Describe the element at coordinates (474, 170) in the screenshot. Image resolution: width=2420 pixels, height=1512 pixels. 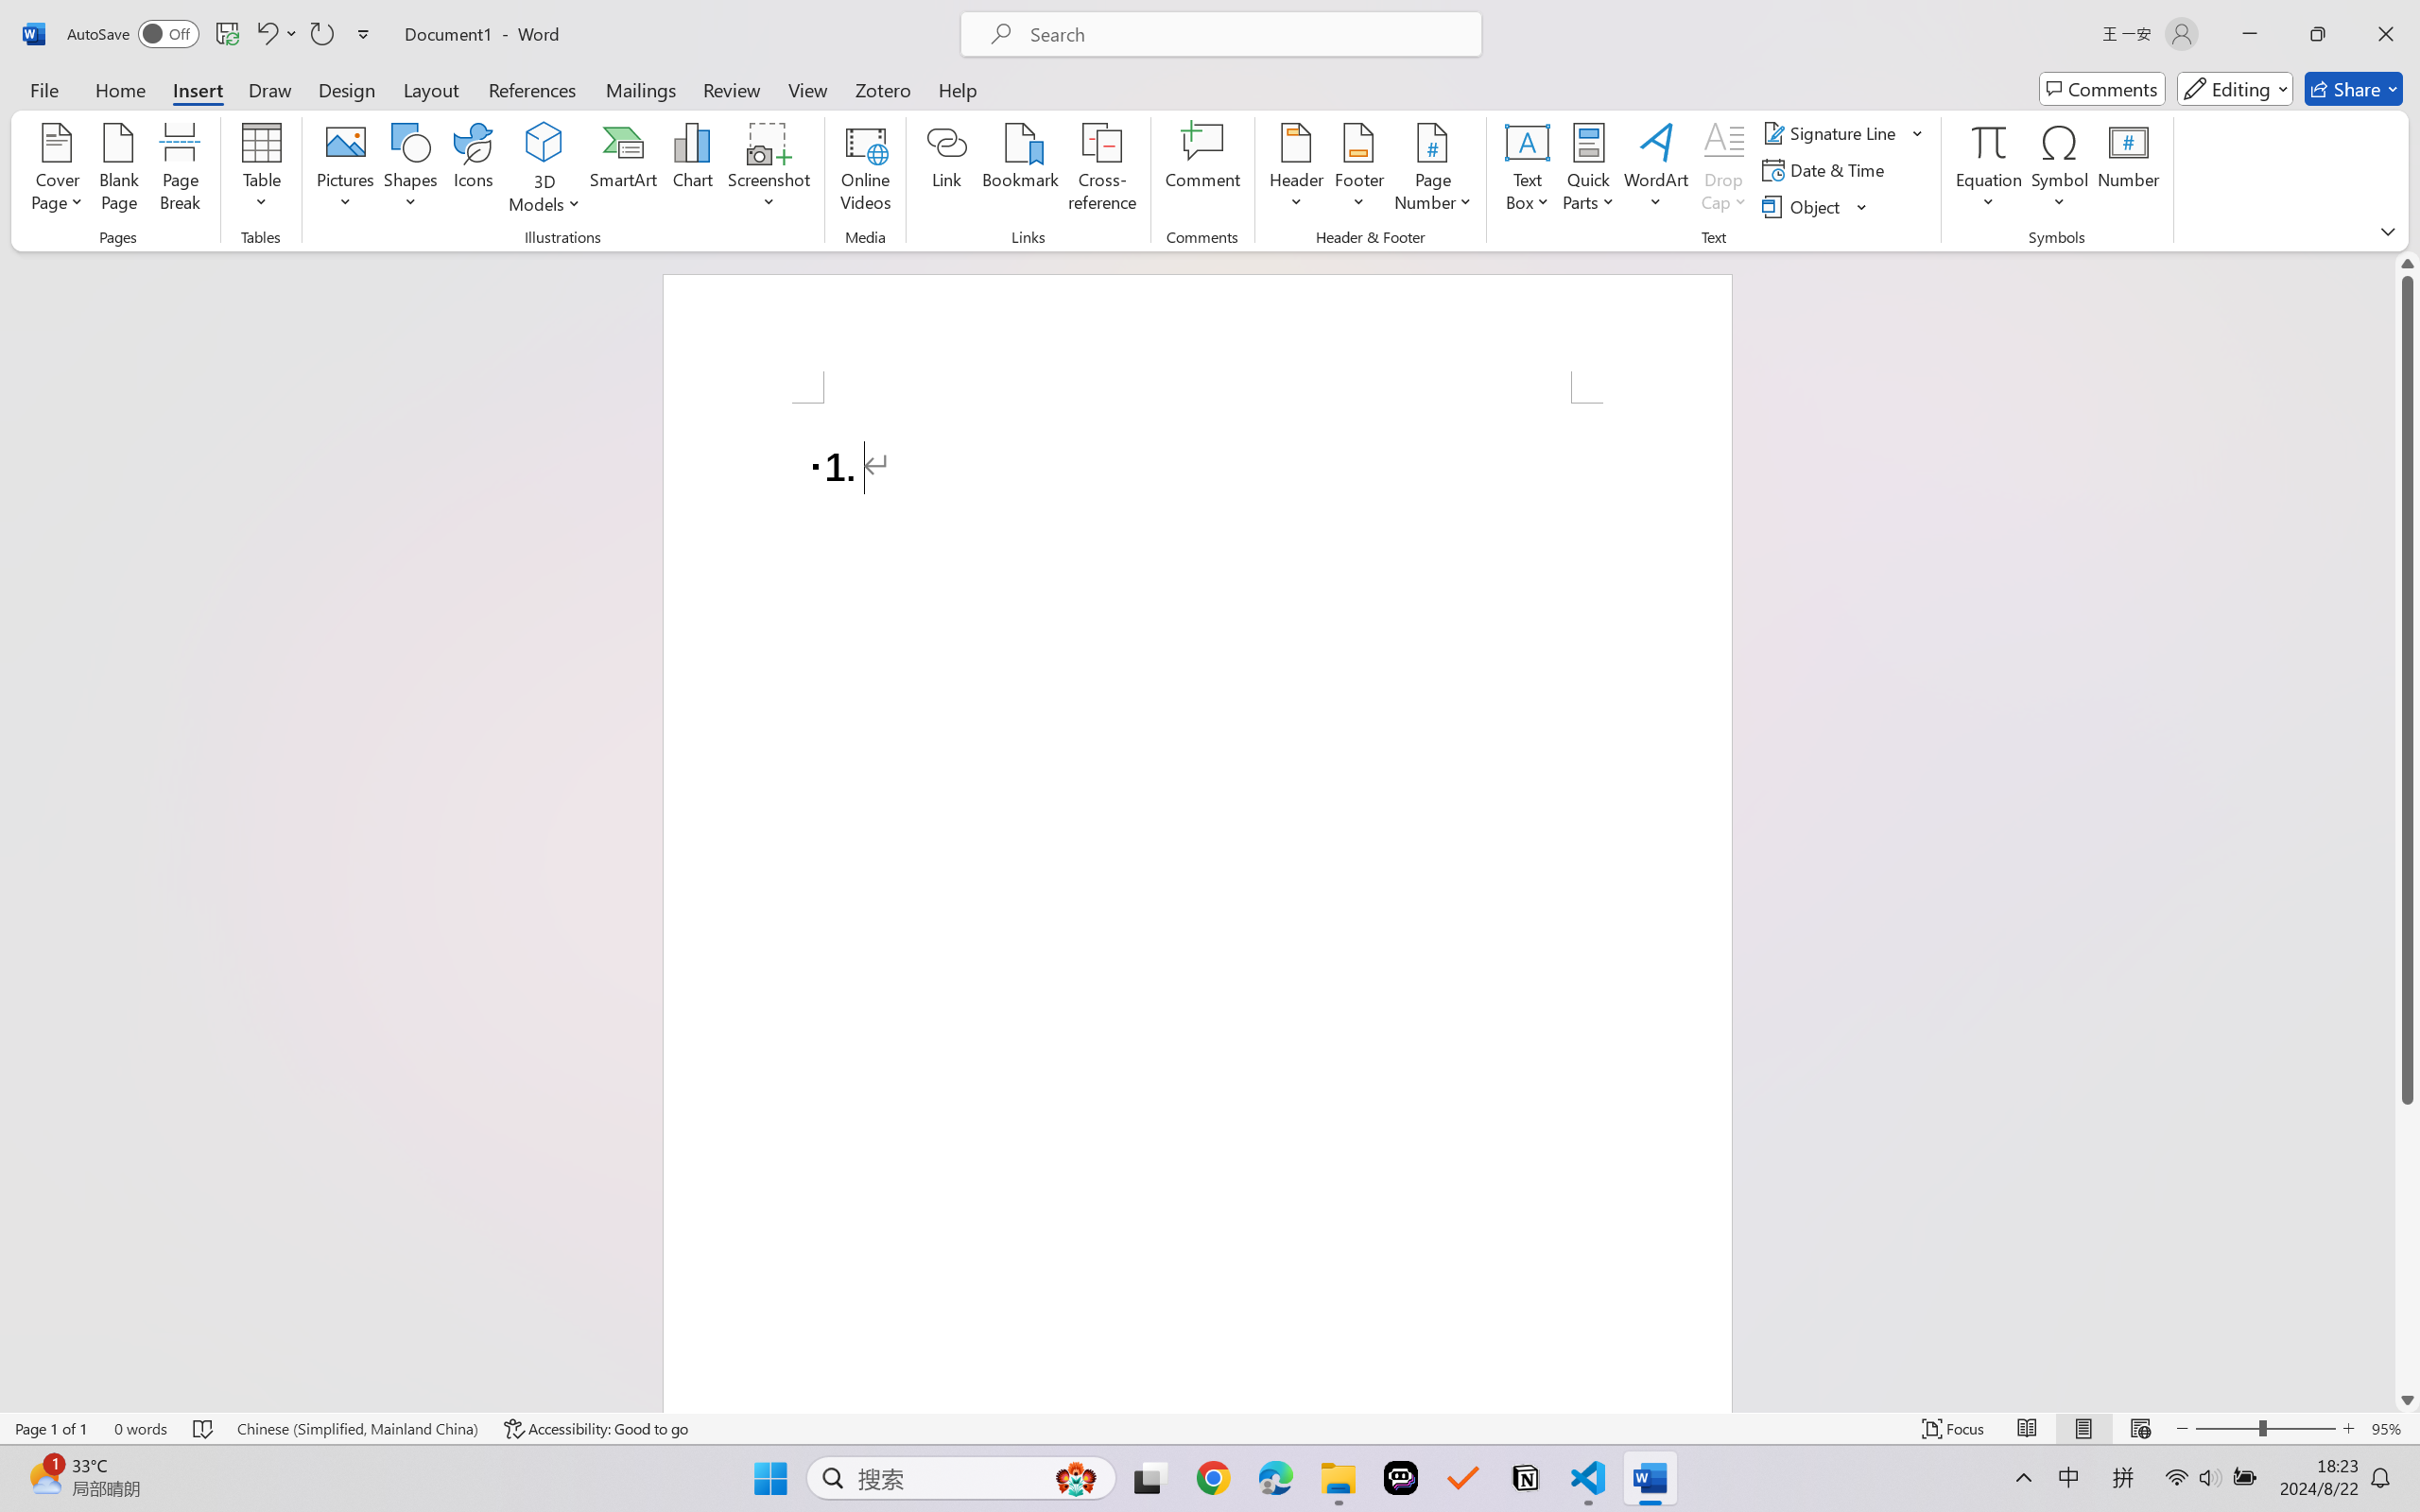
I see `'Icons'` at that location.